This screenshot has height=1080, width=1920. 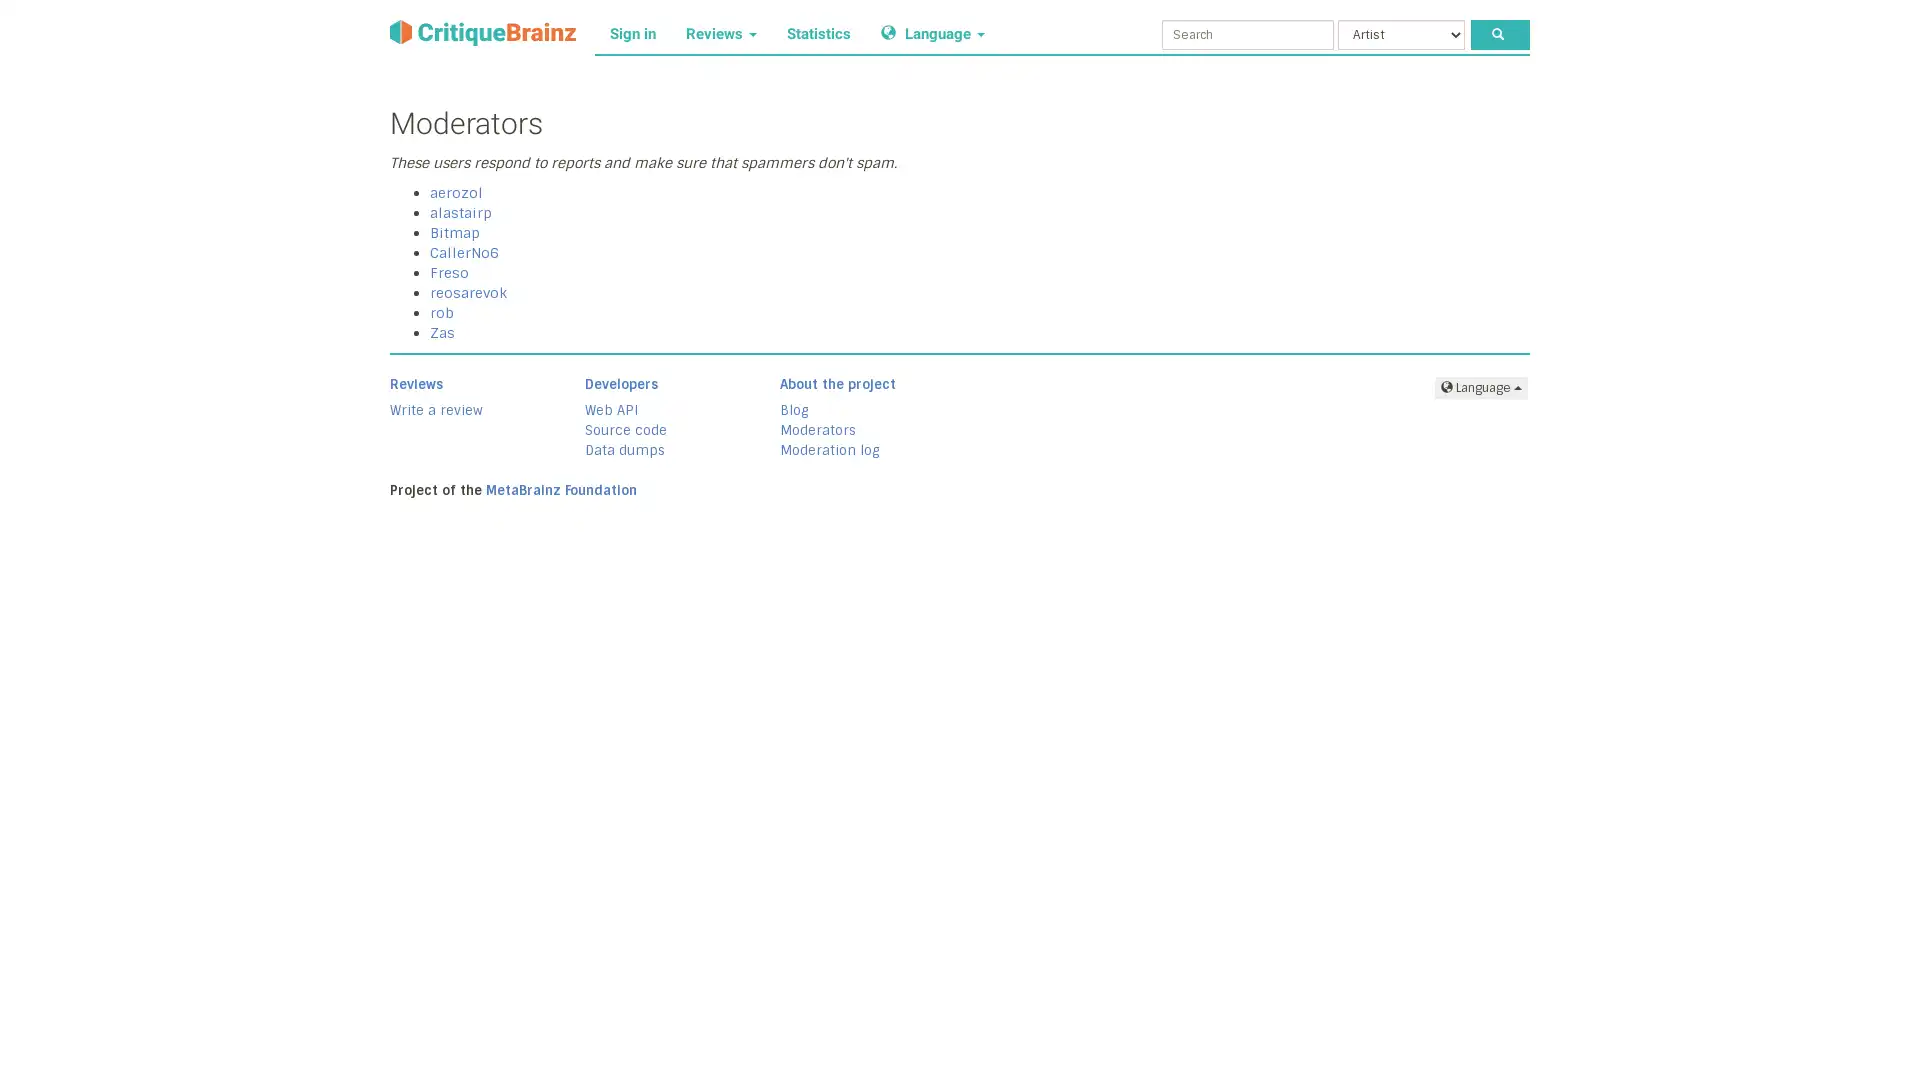 I want to click on Language, so click(x=1481, y=386).